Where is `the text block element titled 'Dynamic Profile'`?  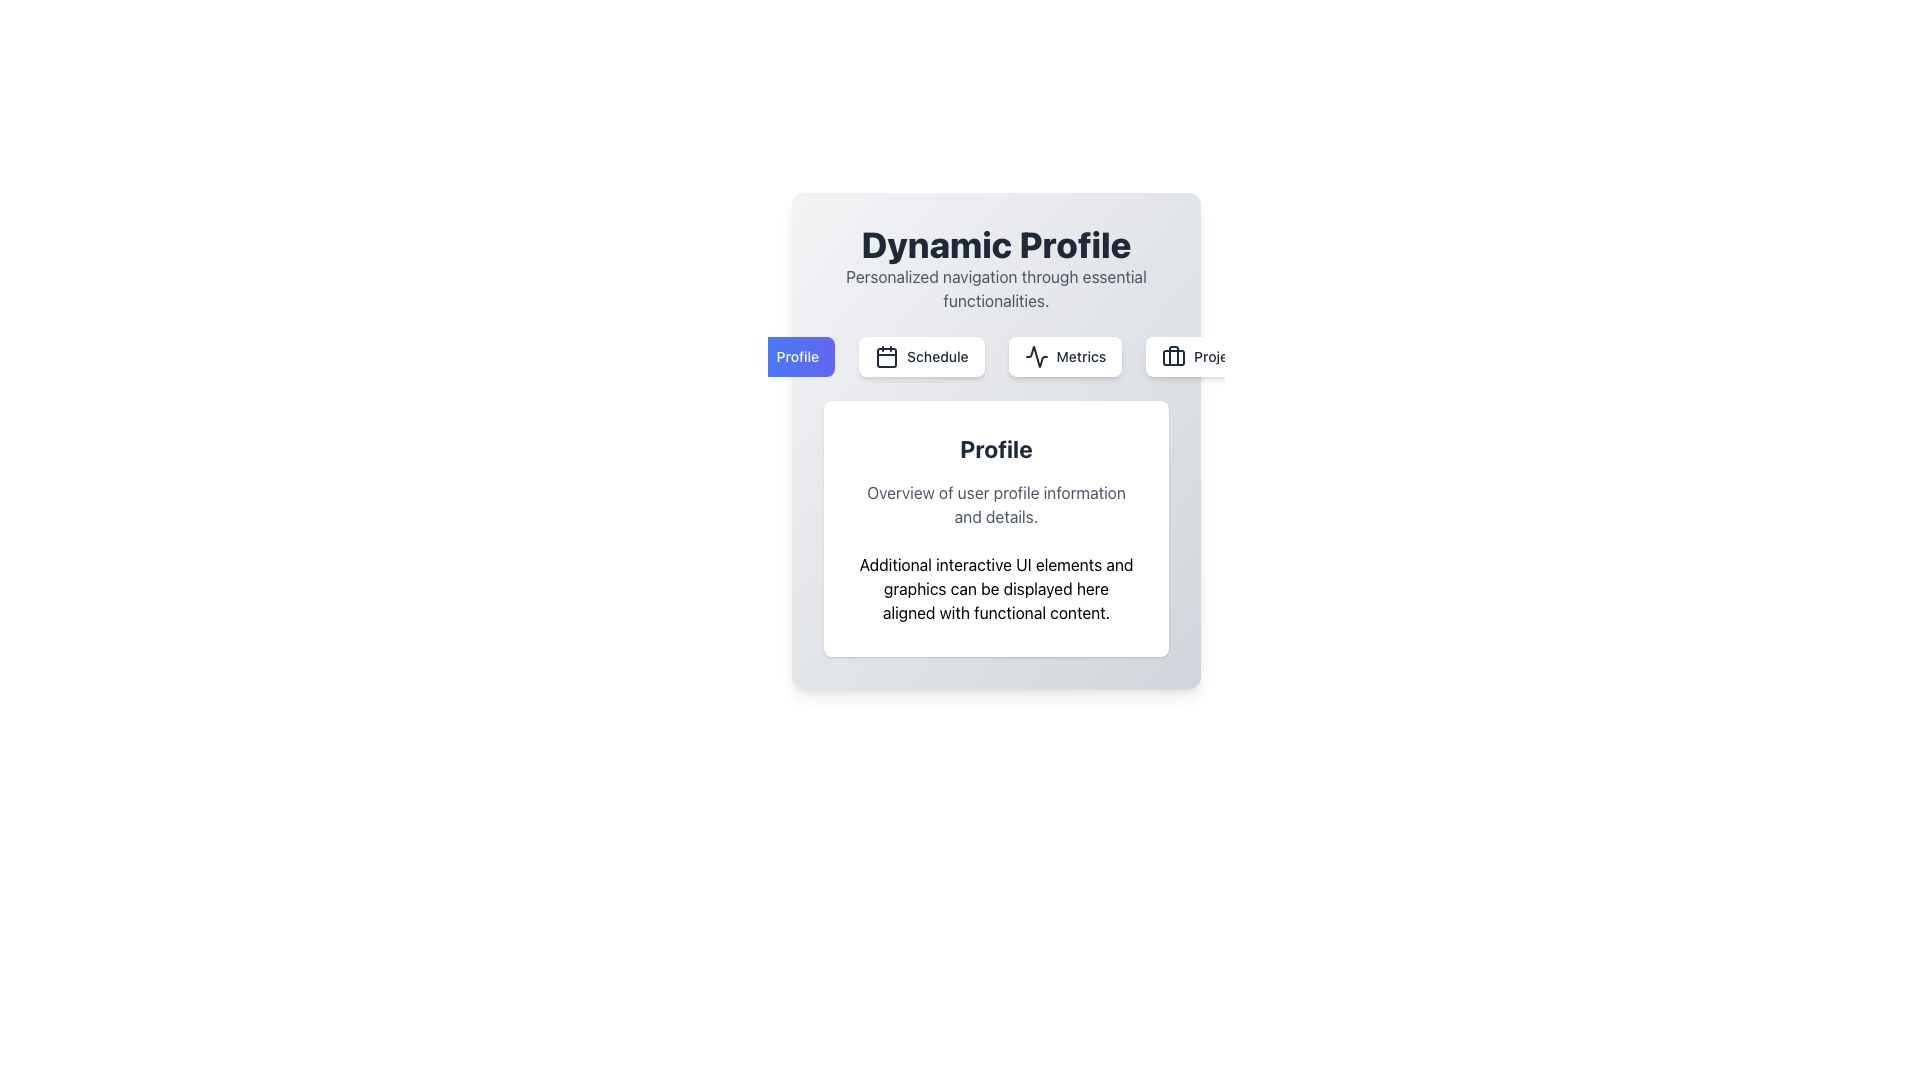
the text block element titled 'Dynamic Profile' is located at coordinates (996, 268).